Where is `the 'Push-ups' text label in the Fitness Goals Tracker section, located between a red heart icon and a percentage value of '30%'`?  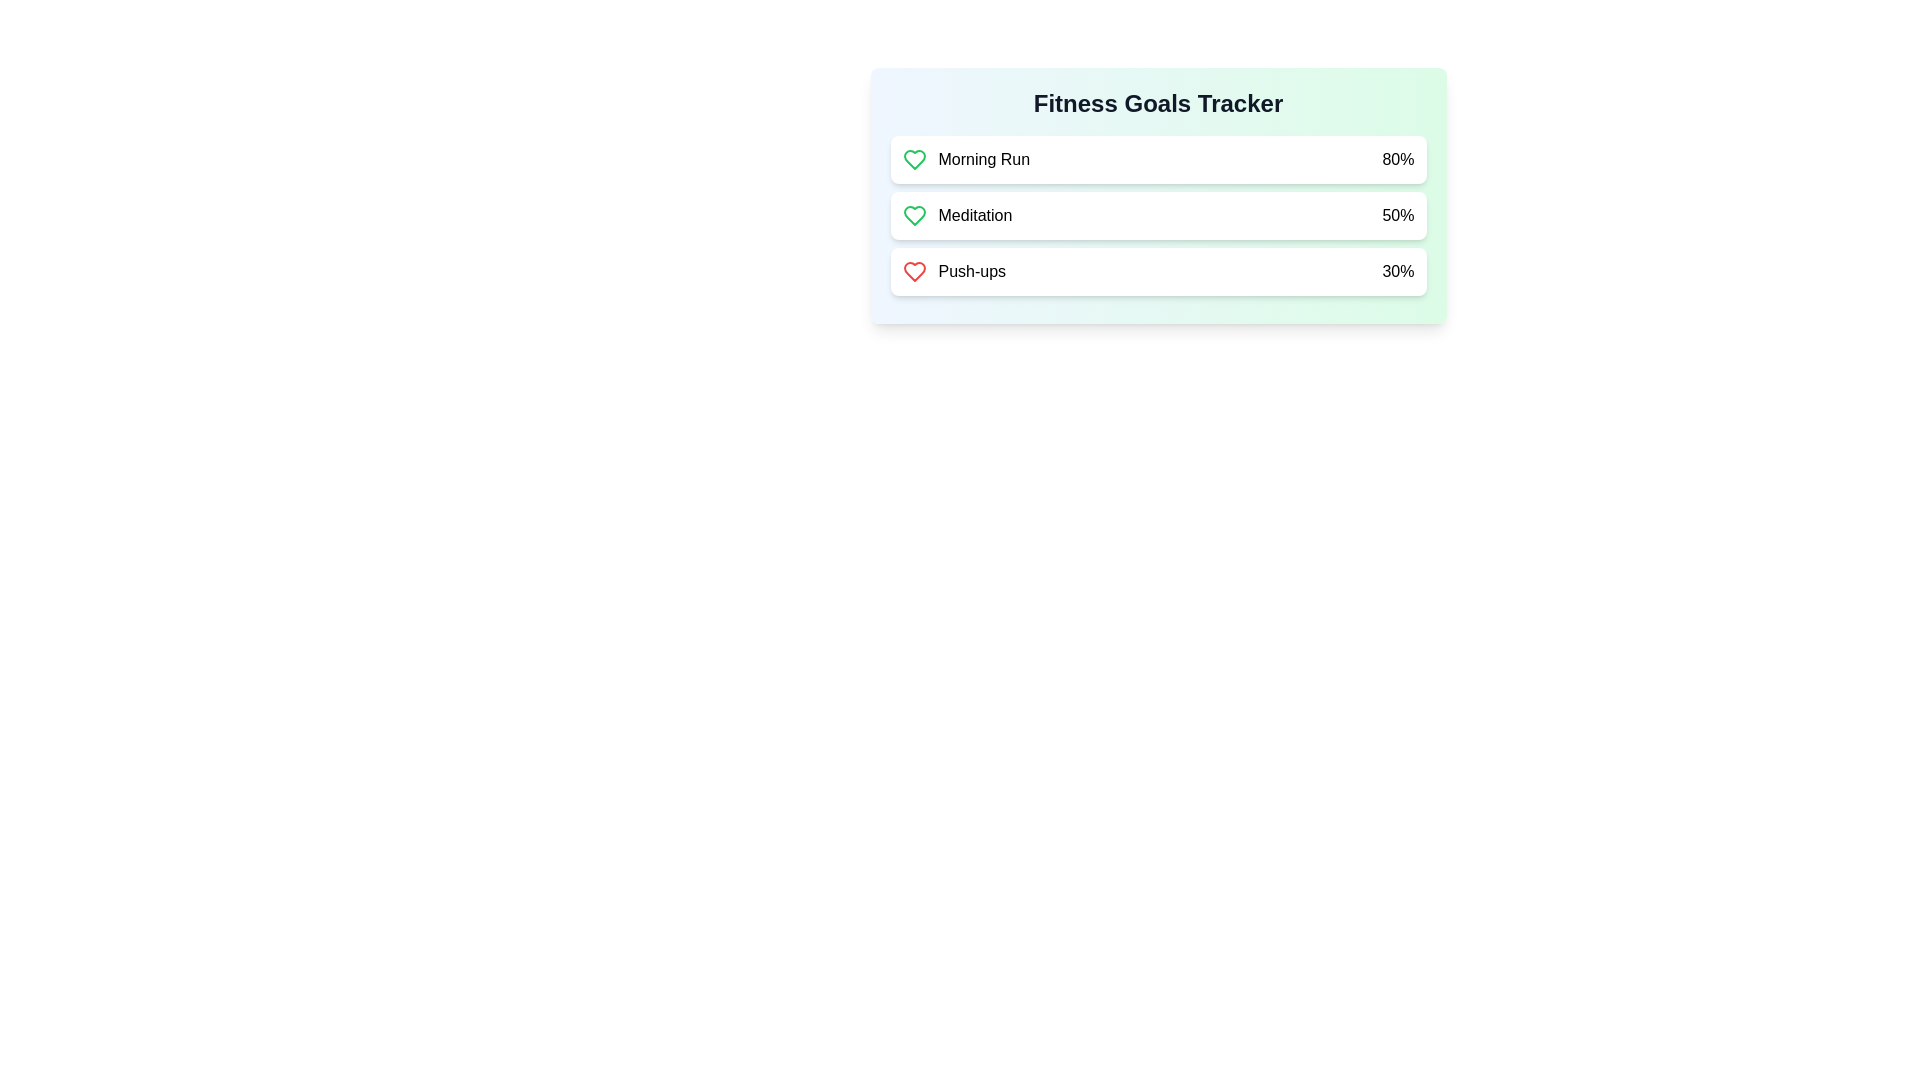 the 'Push-ups' text label in the Fitness Goals Tracker section, located between a red heart icon and a percentage value of '30%' is located at coordinates (972, 272).